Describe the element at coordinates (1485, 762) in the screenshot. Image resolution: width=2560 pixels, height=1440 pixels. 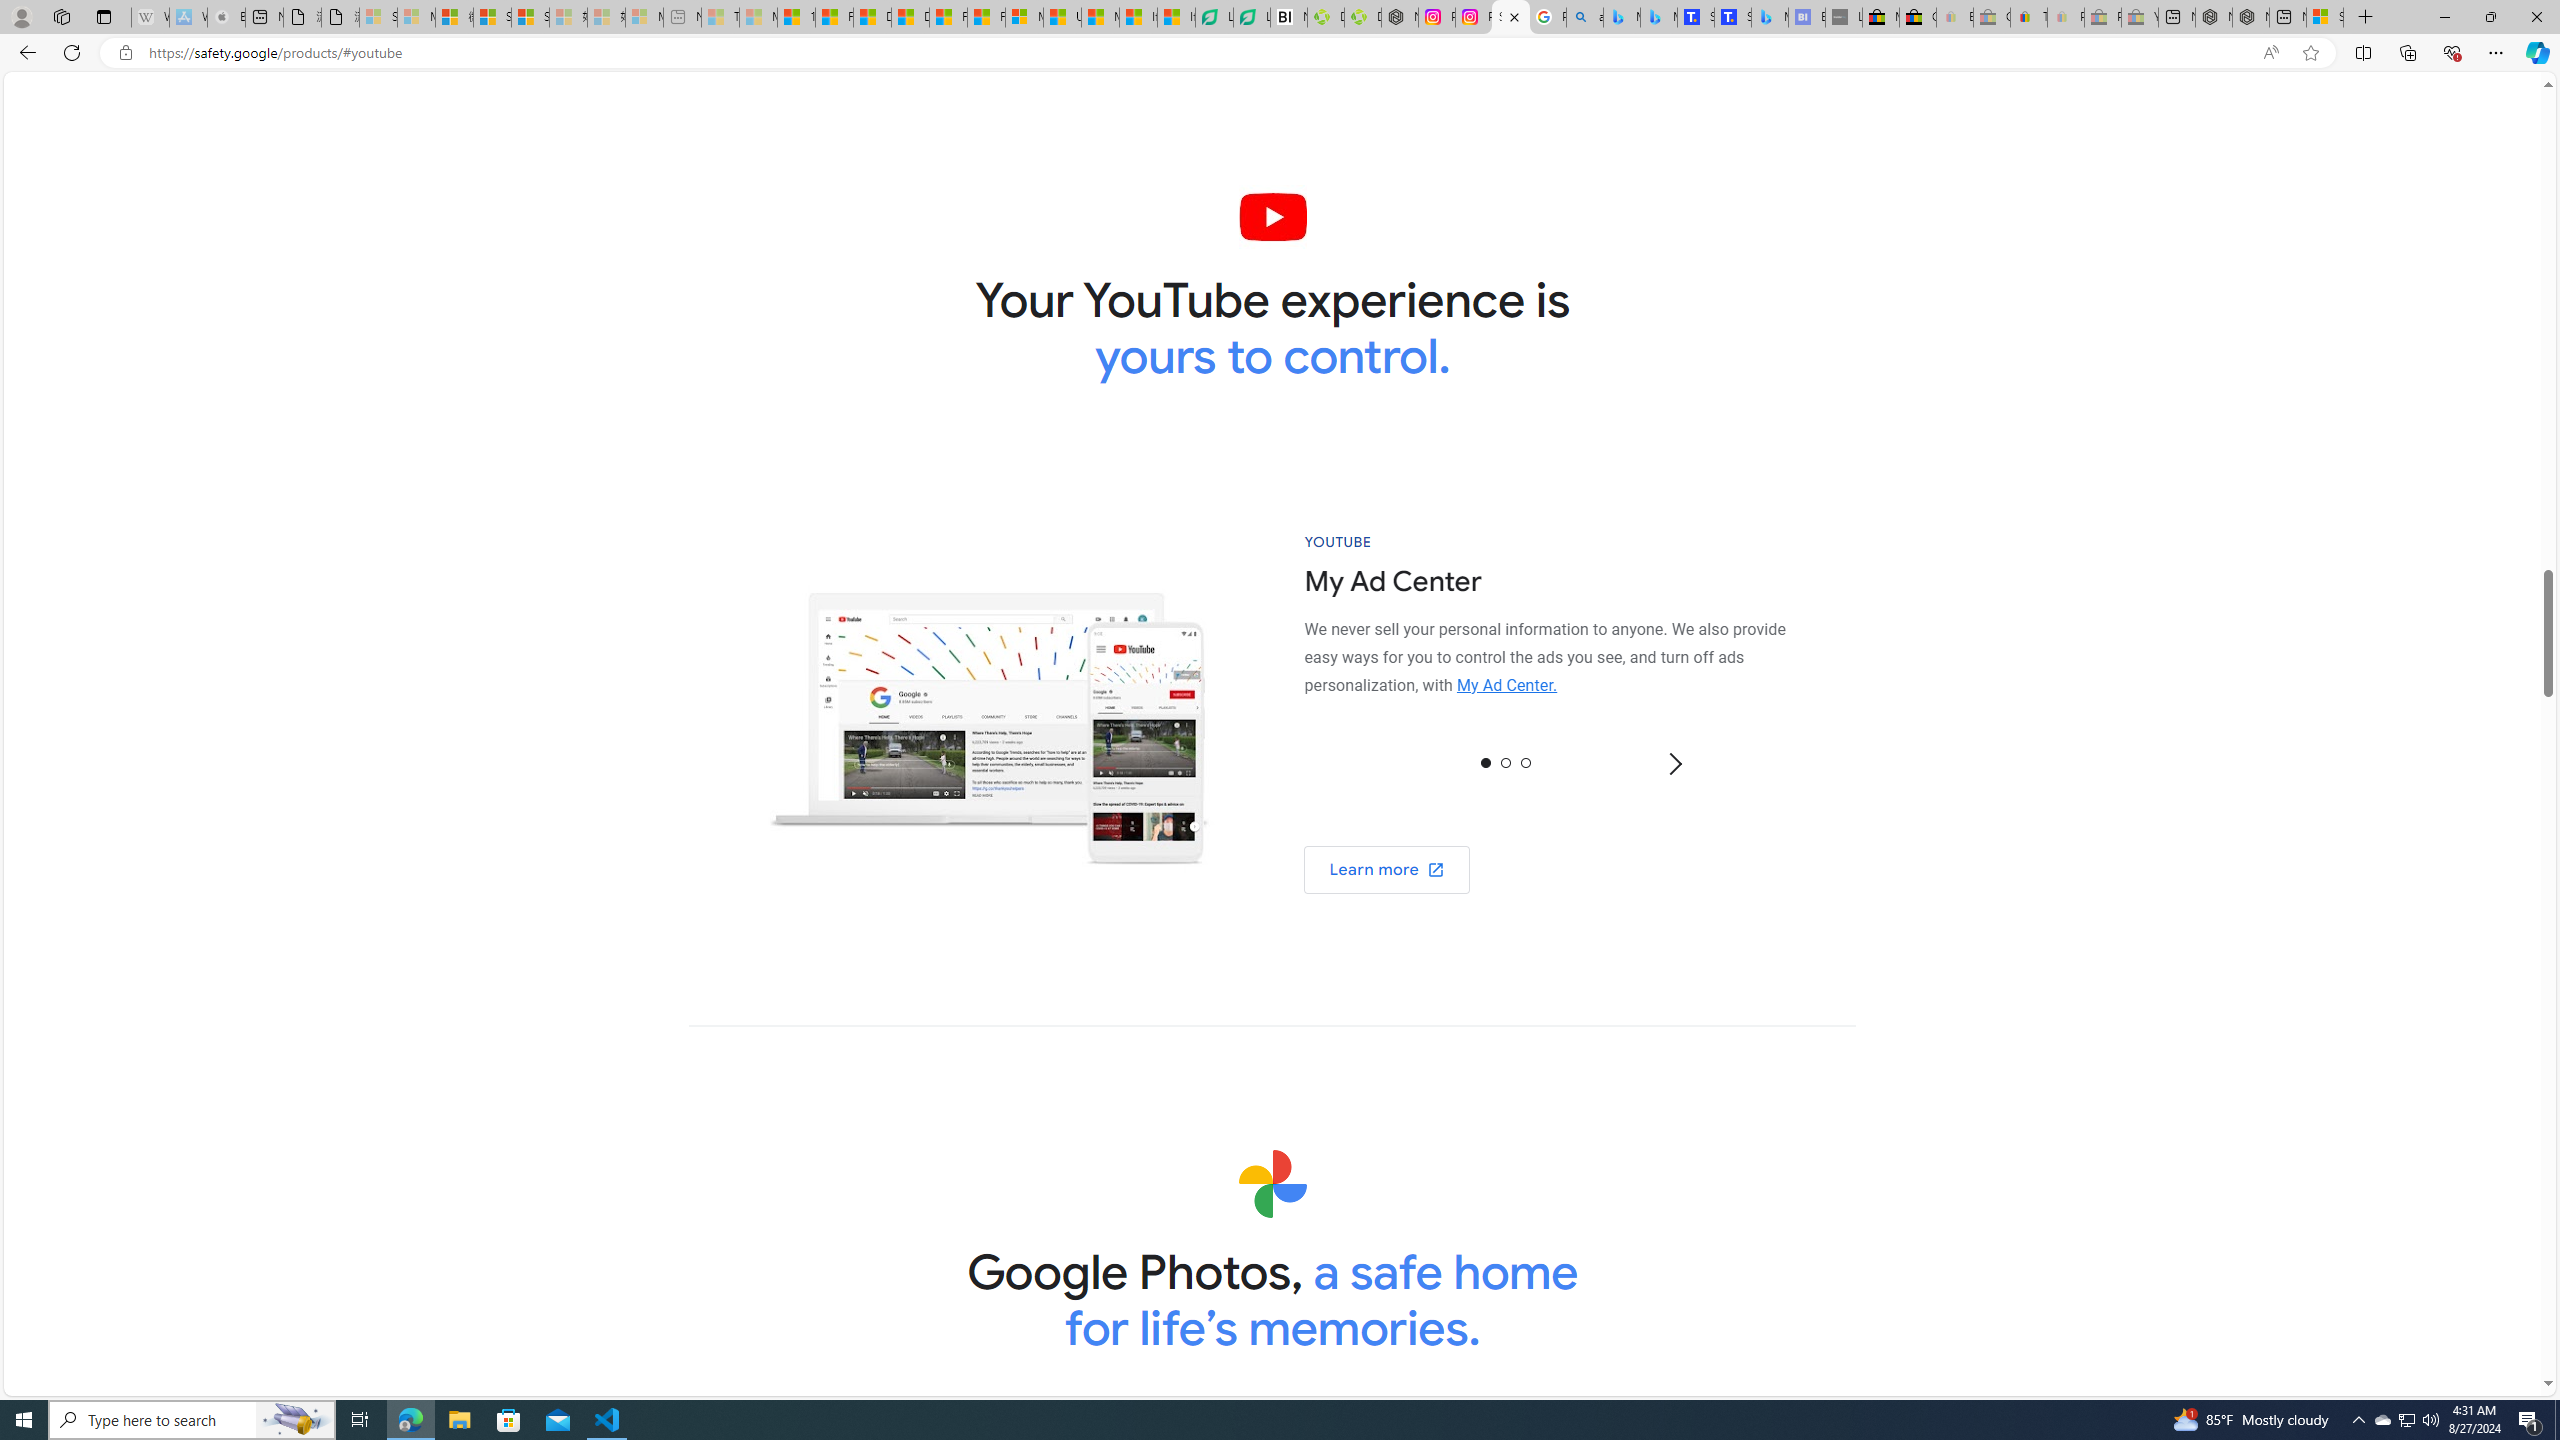
I see `'0'` at that location.